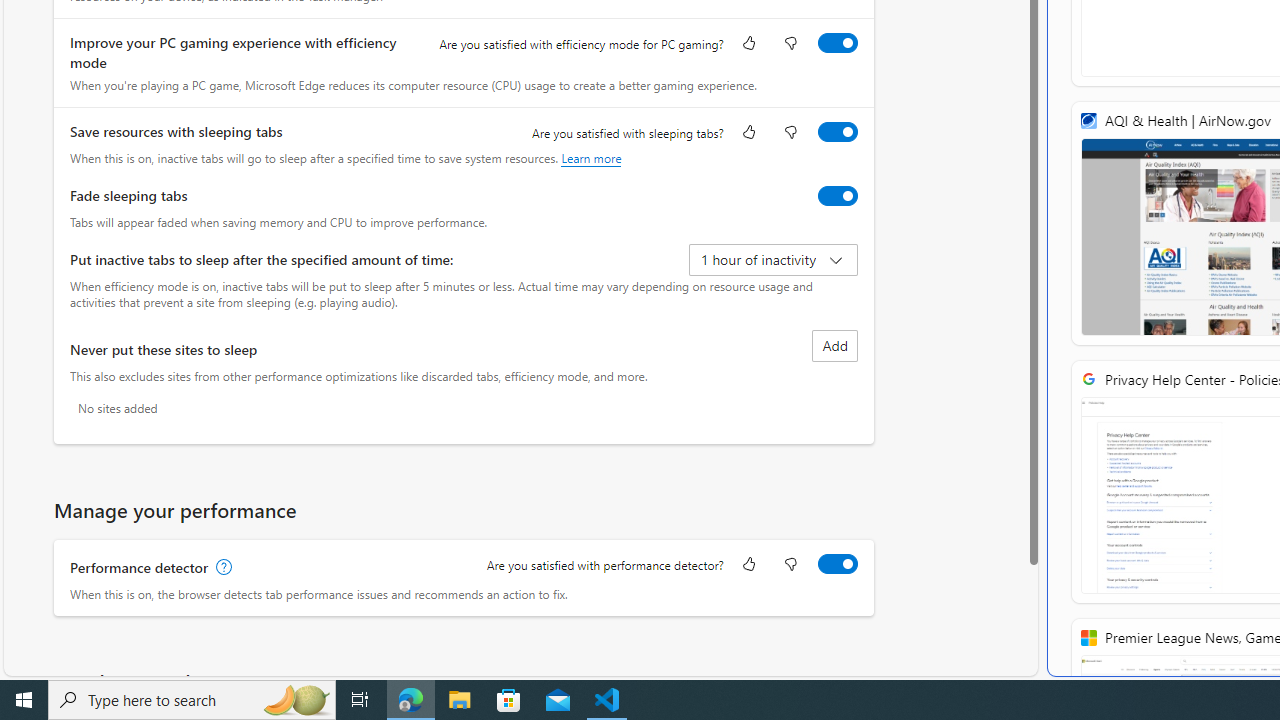 This screenshot has width=1280, height=720. Describe the element at coordinates (834, 344) in the screenshot. I see `'Add site to never put these sites to sleep list'` at that location.